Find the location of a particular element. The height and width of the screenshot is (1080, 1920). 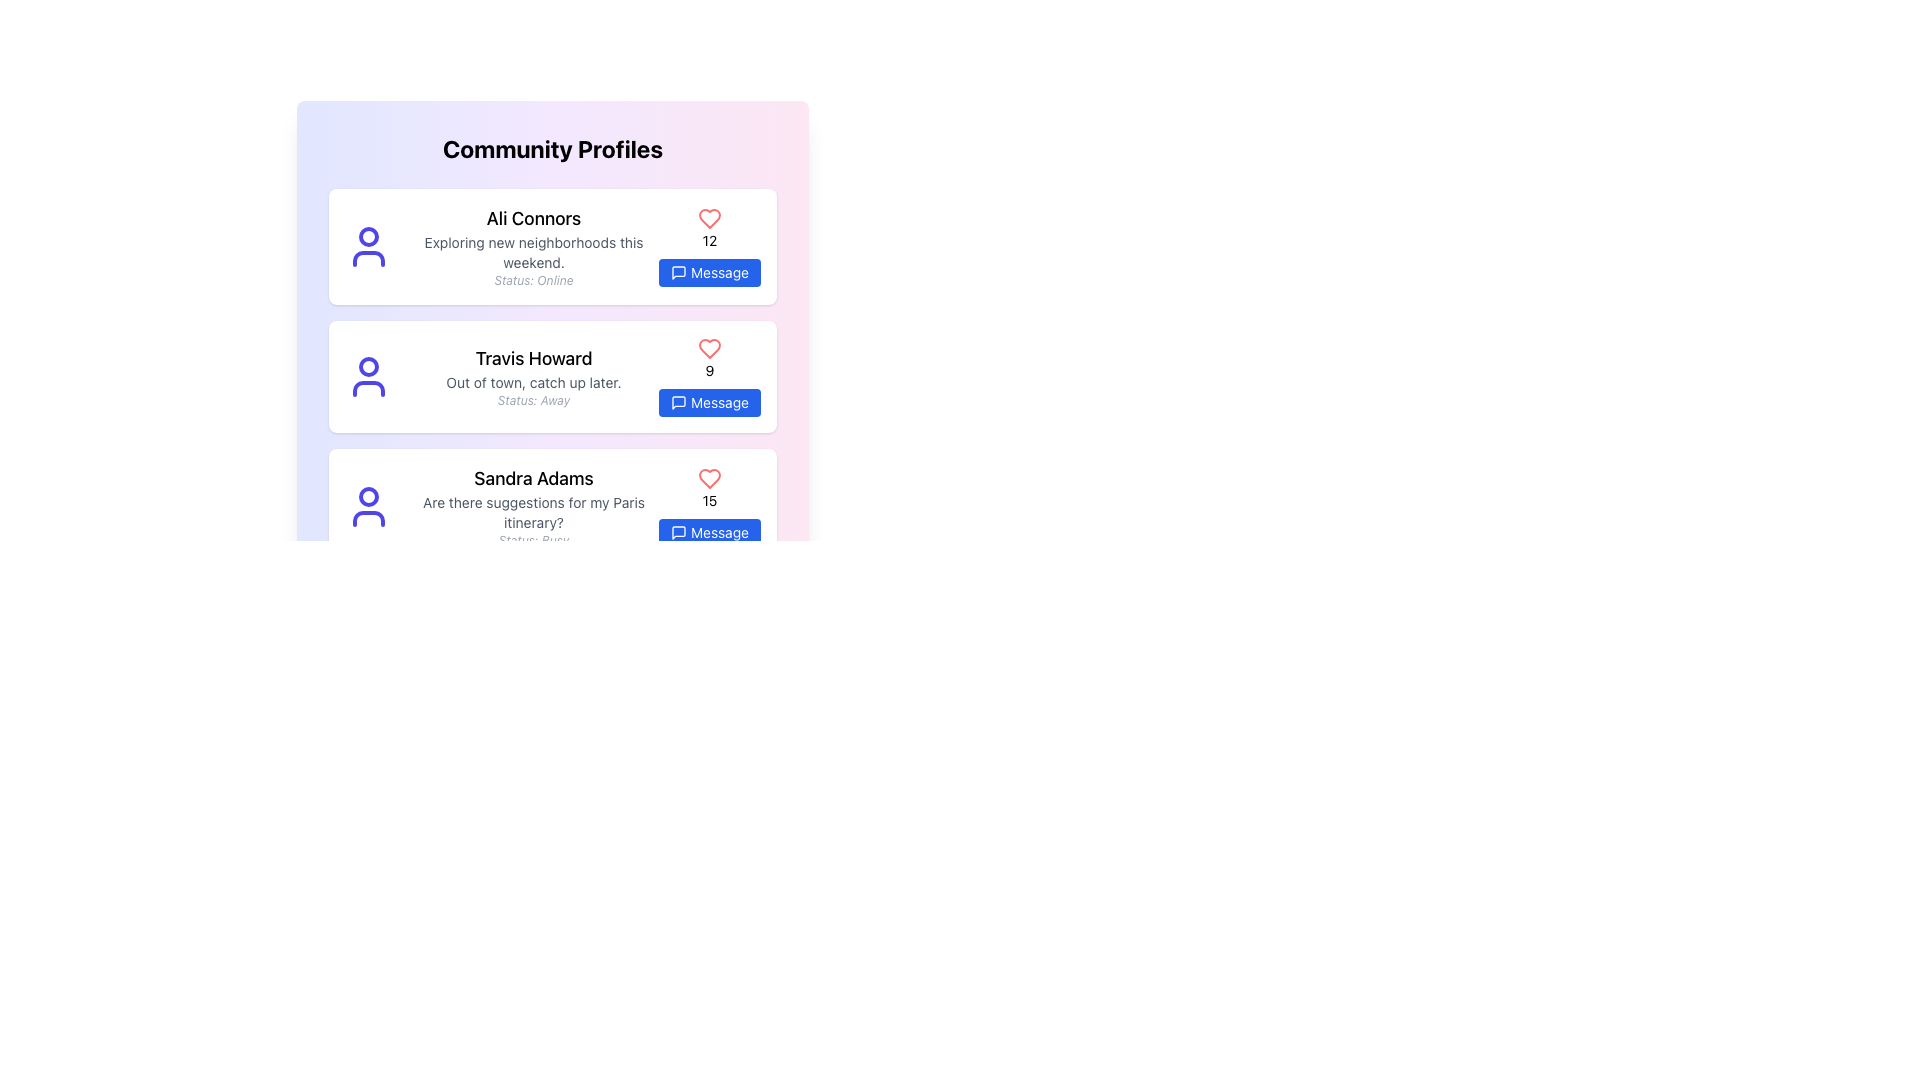

the Circle SVG element representing the head in the user profile icon for 'Travis Howard' in the 'Community Profiles' section is located at coordinates (369, 366).